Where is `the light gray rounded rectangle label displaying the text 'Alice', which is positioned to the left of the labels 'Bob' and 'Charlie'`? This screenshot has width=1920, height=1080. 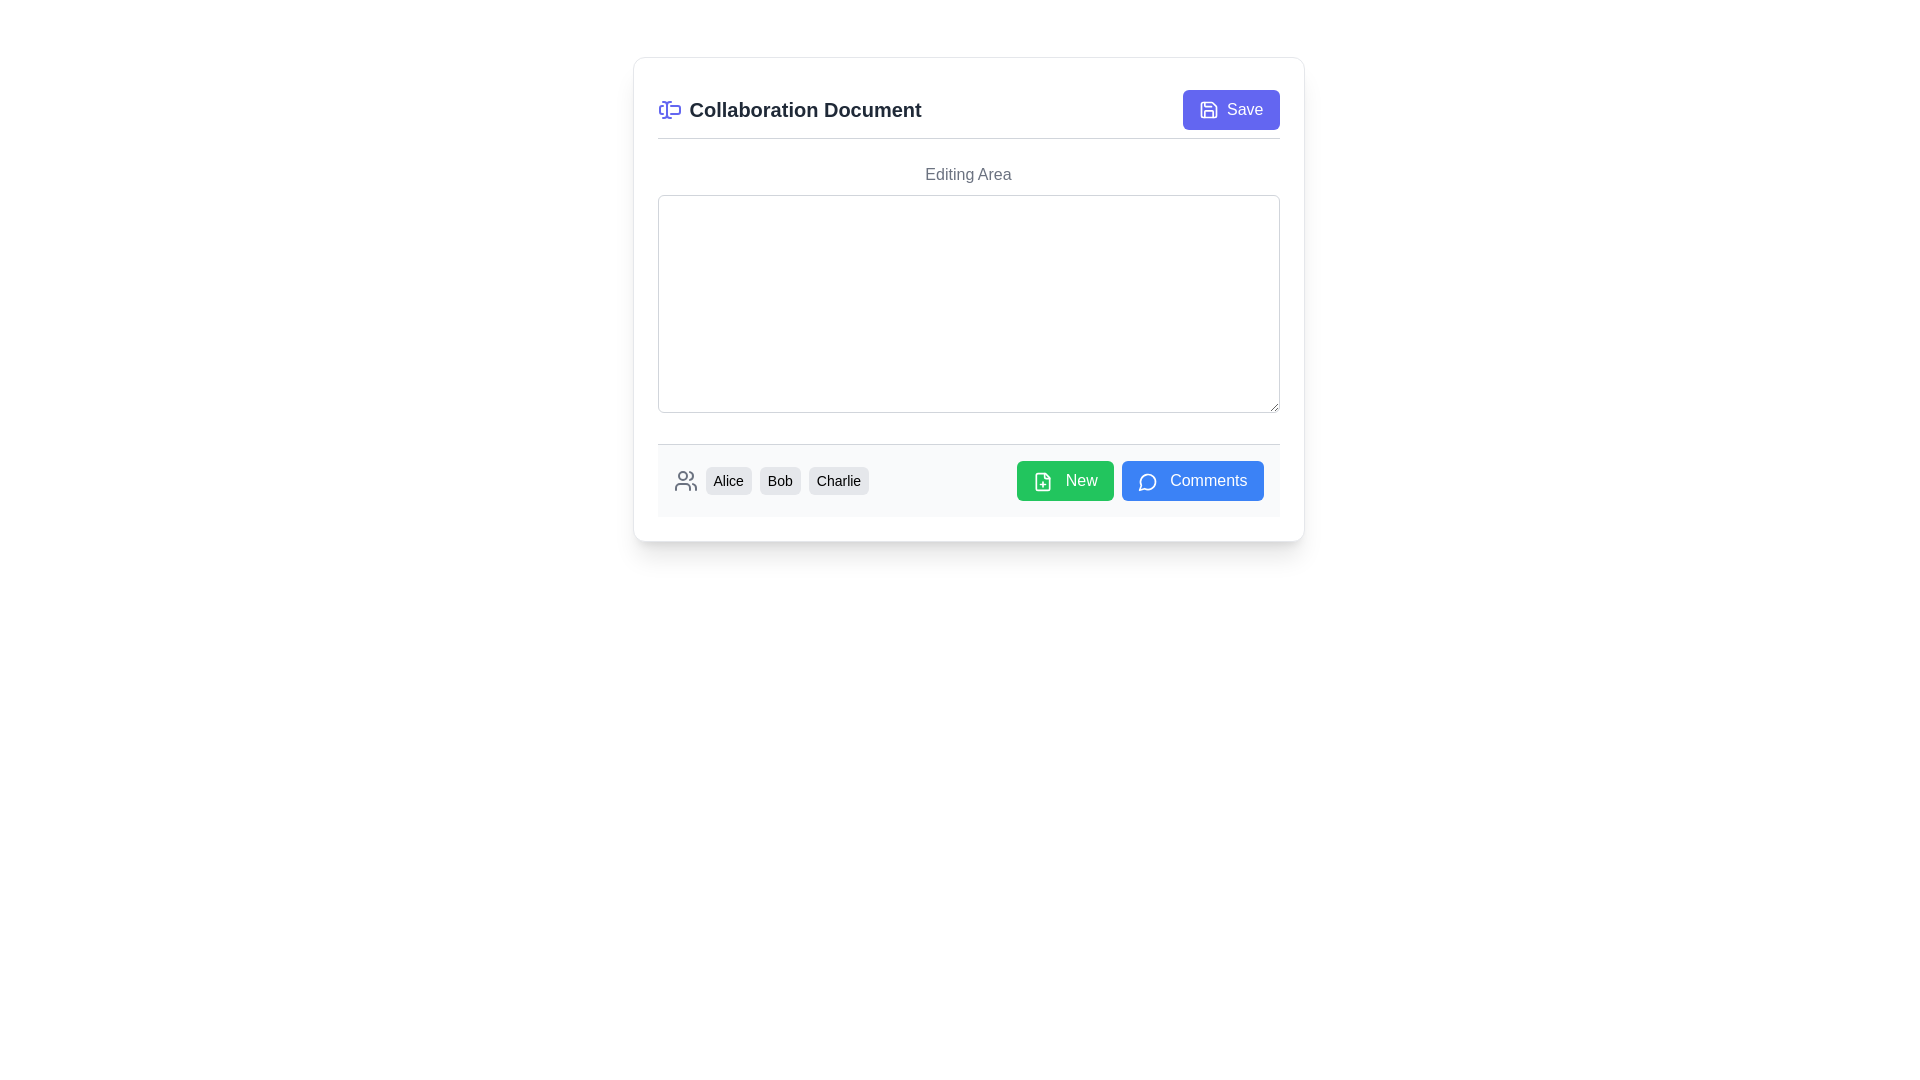 the light gray rounded rectangle label displaying the text 'Alice', which is positioned to the left of the labels 'Bob' and 'Charlie' is located at coordinates (727, 481).